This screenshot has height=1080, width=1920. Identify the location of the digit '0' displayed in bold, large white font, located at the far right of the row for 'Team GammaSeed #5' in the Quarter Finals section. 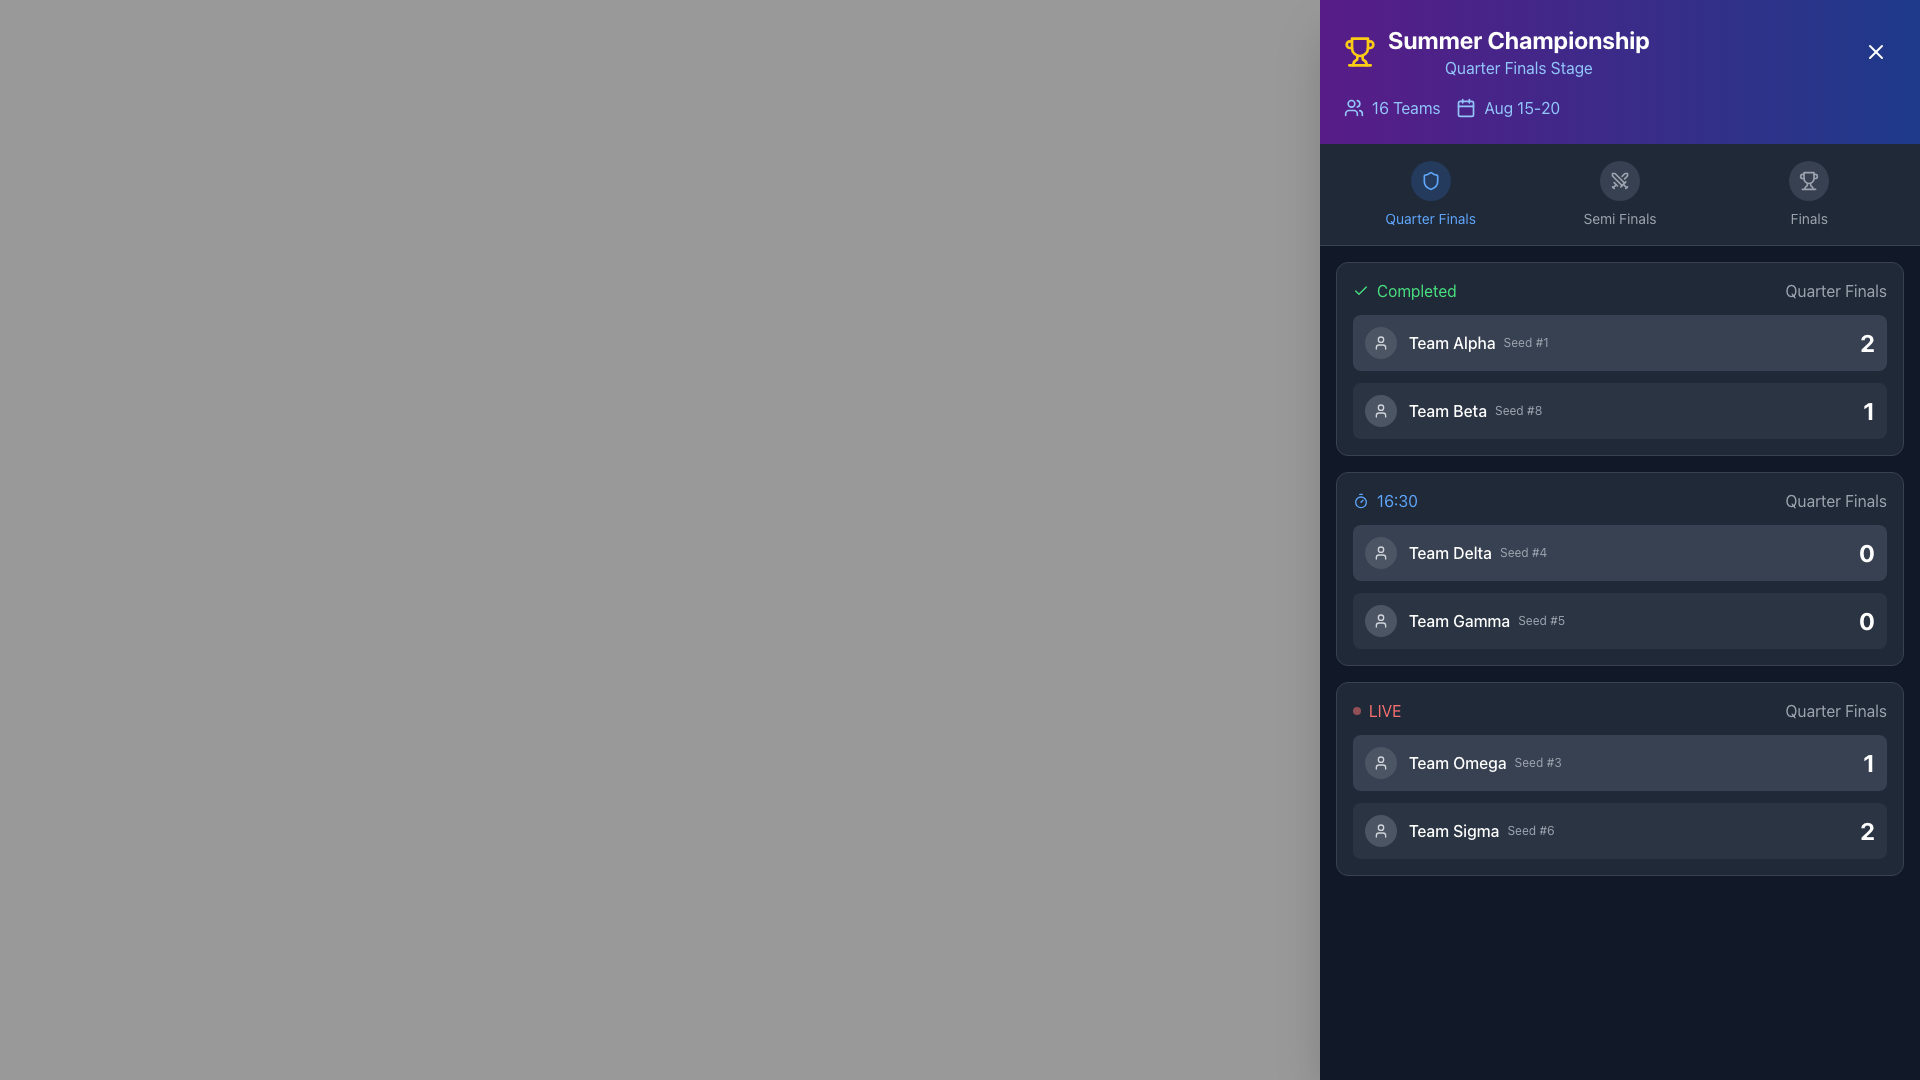
(1866, 620).